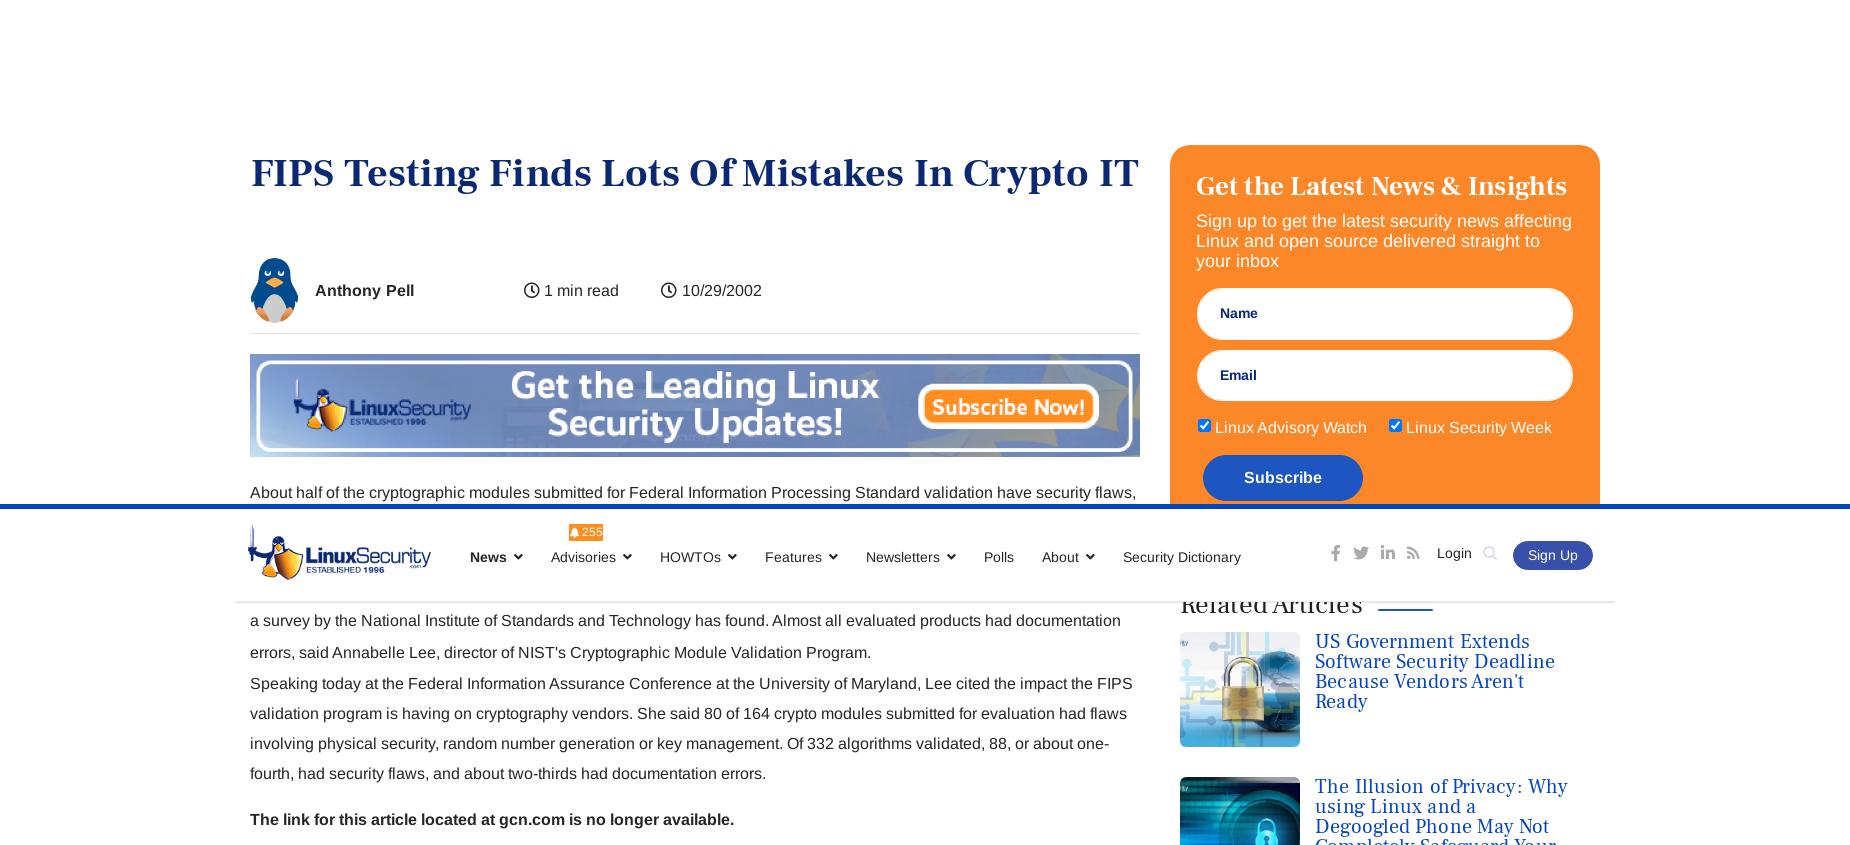  What do you see at coordinates (488, 51) in the screenshot?
I see `'News'` at bounding box center [488, 51].